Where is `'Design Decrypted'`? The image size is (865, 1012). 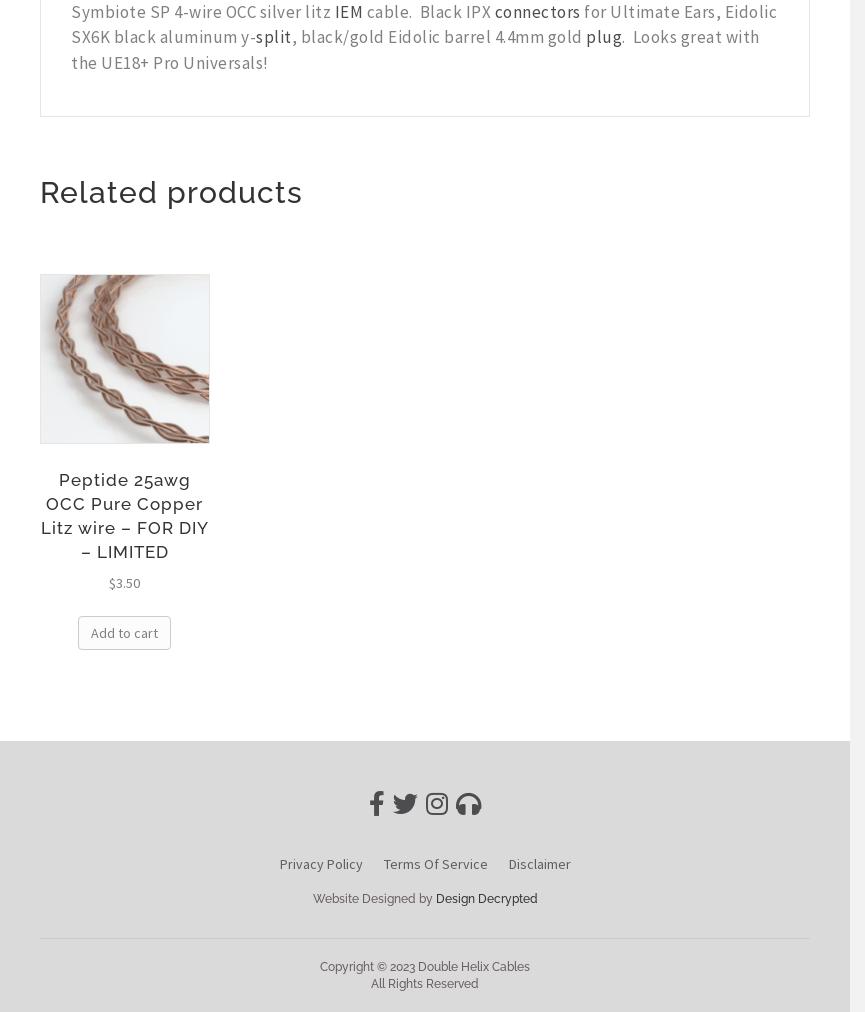 'Design Decrypted' is located at coordinates (484, 898).